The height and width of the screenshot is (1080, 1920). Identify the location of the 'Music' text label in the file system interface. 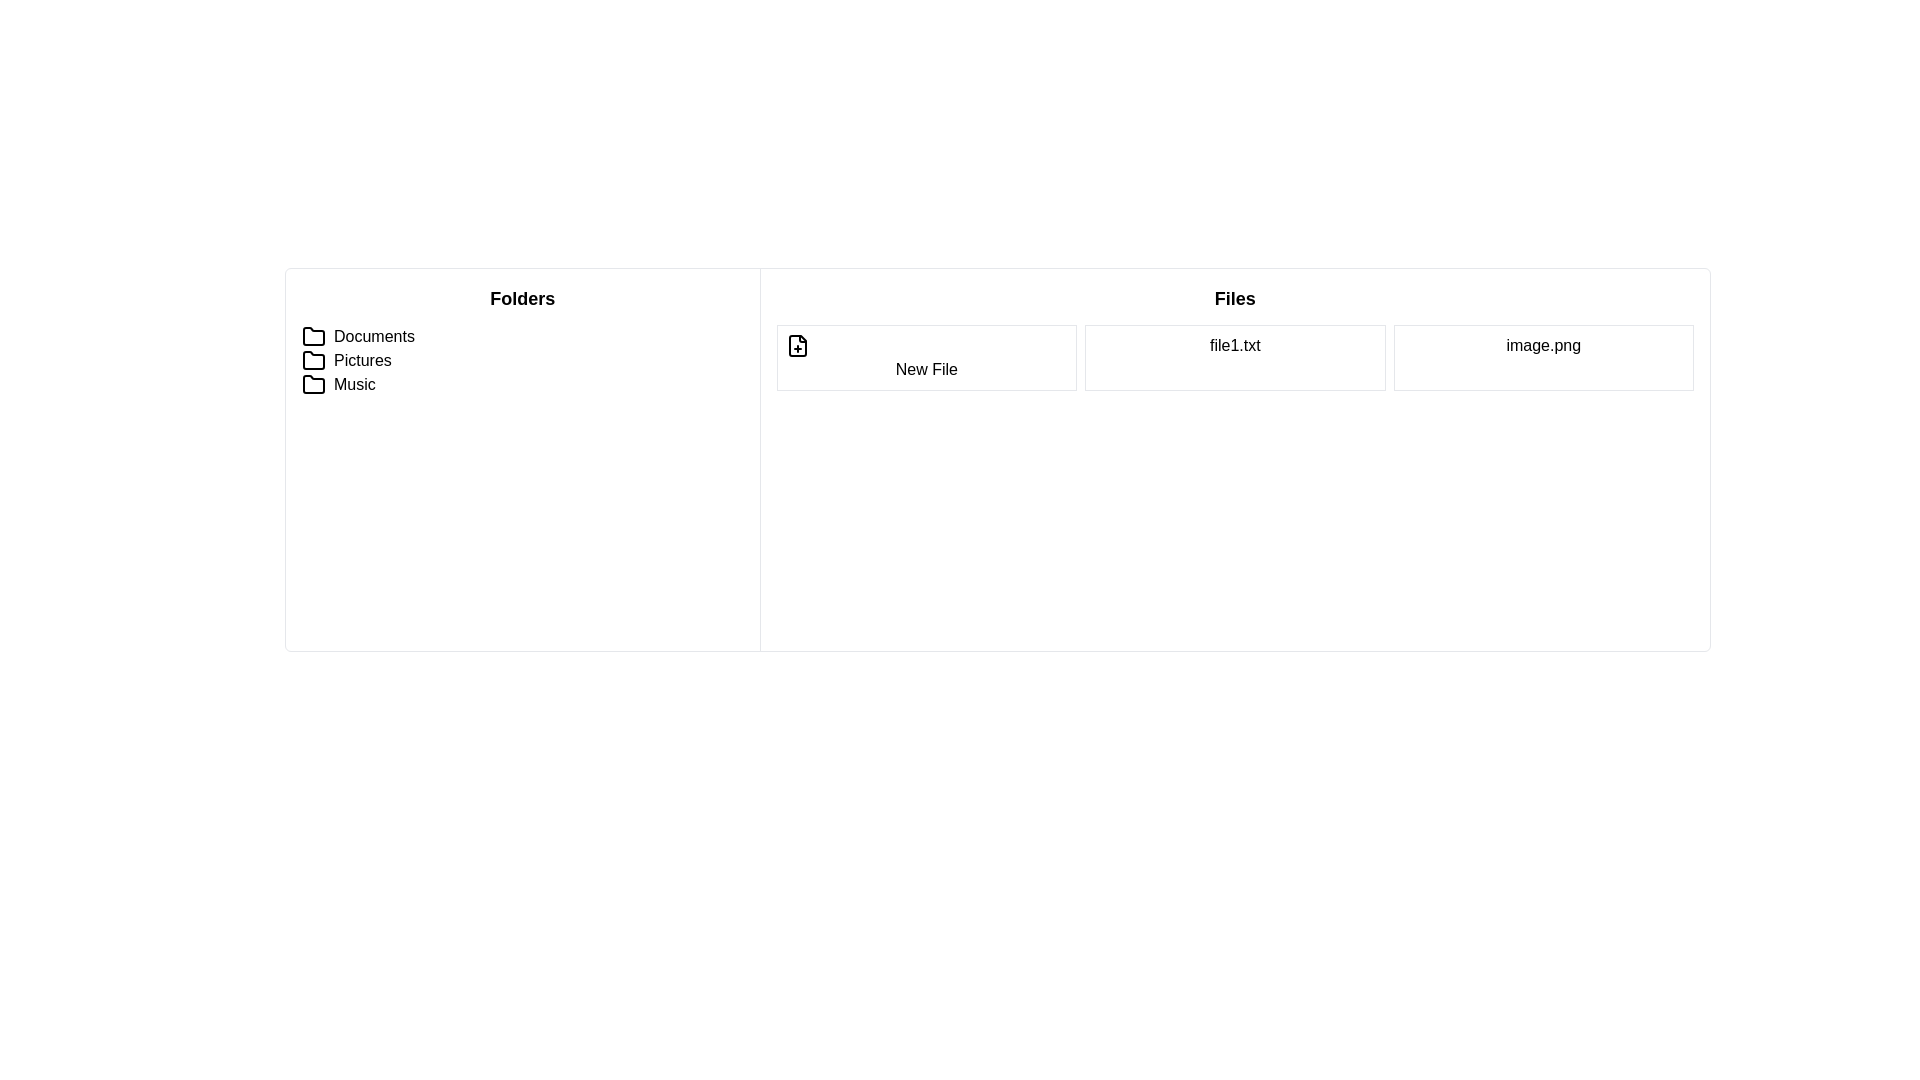
(354, 385).